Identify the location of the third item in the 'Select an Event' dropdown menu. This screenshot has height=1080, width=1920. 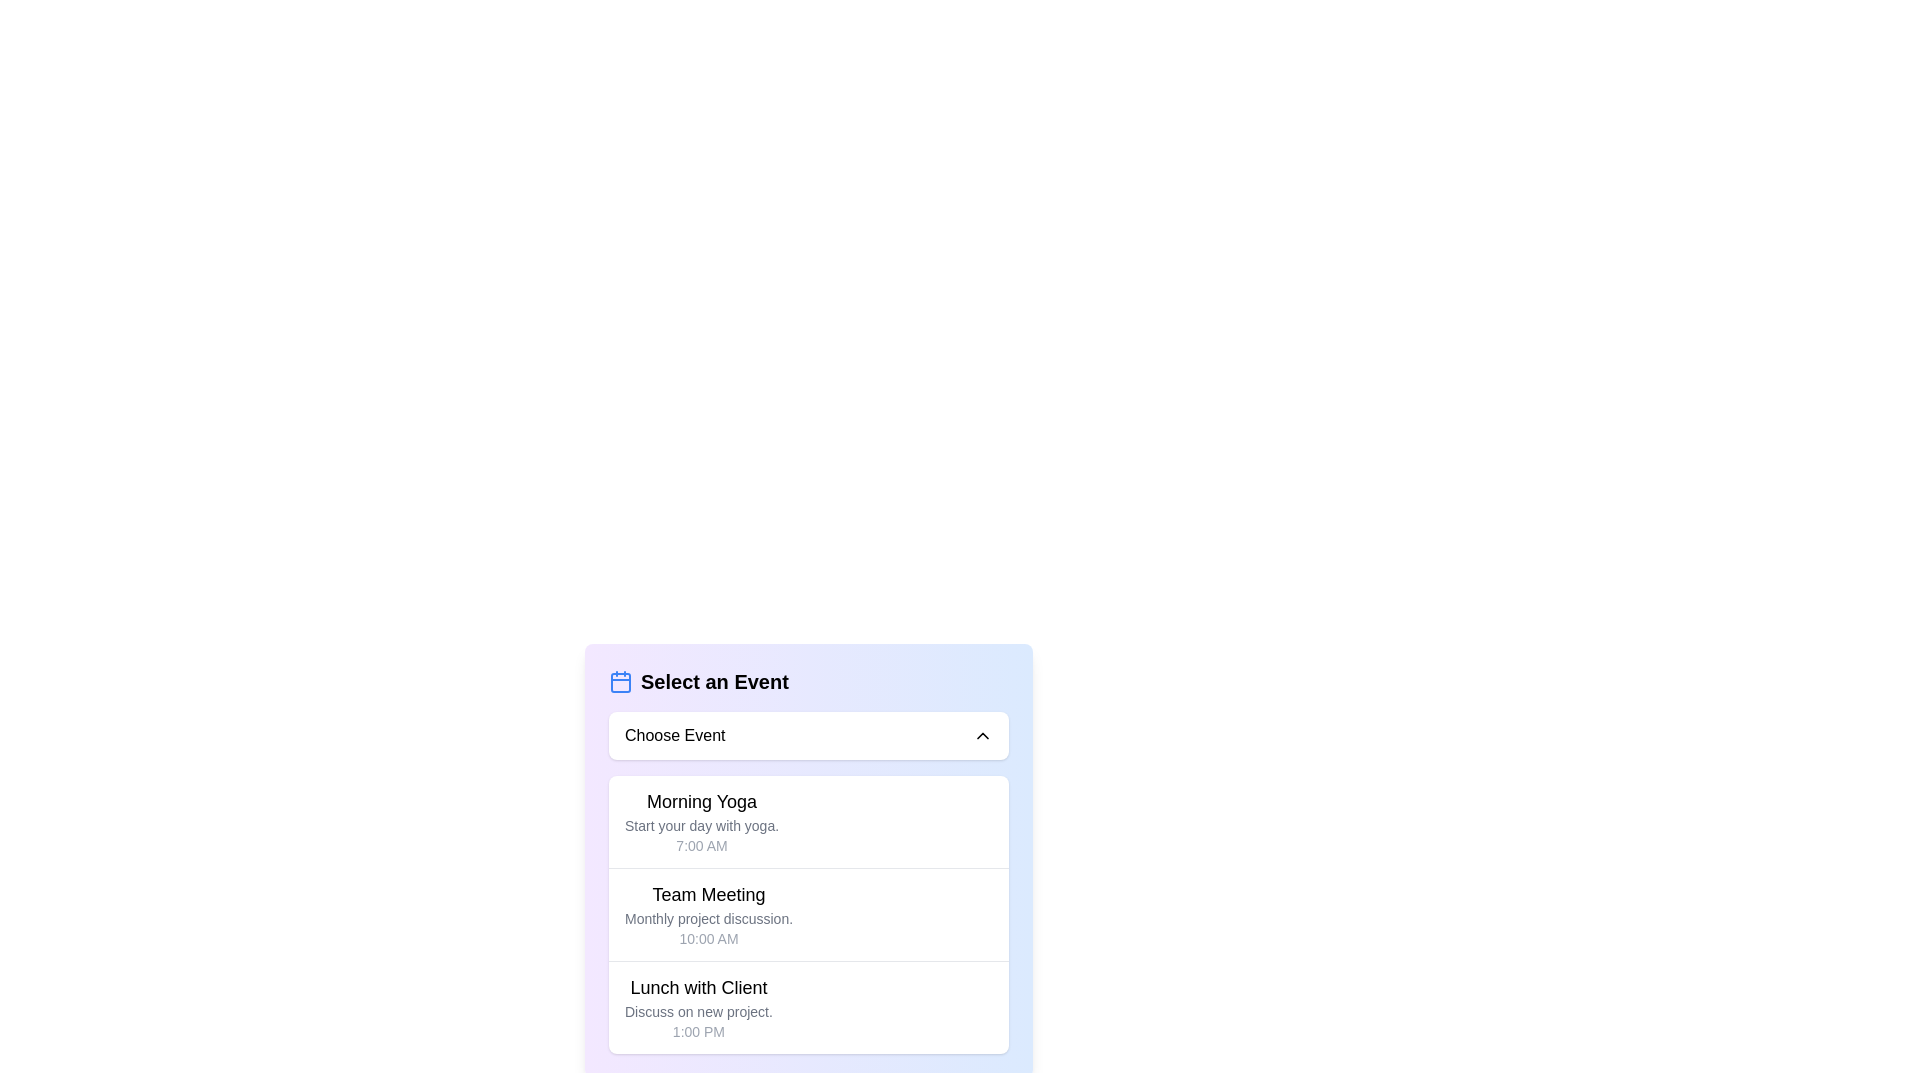
(809, 1006).